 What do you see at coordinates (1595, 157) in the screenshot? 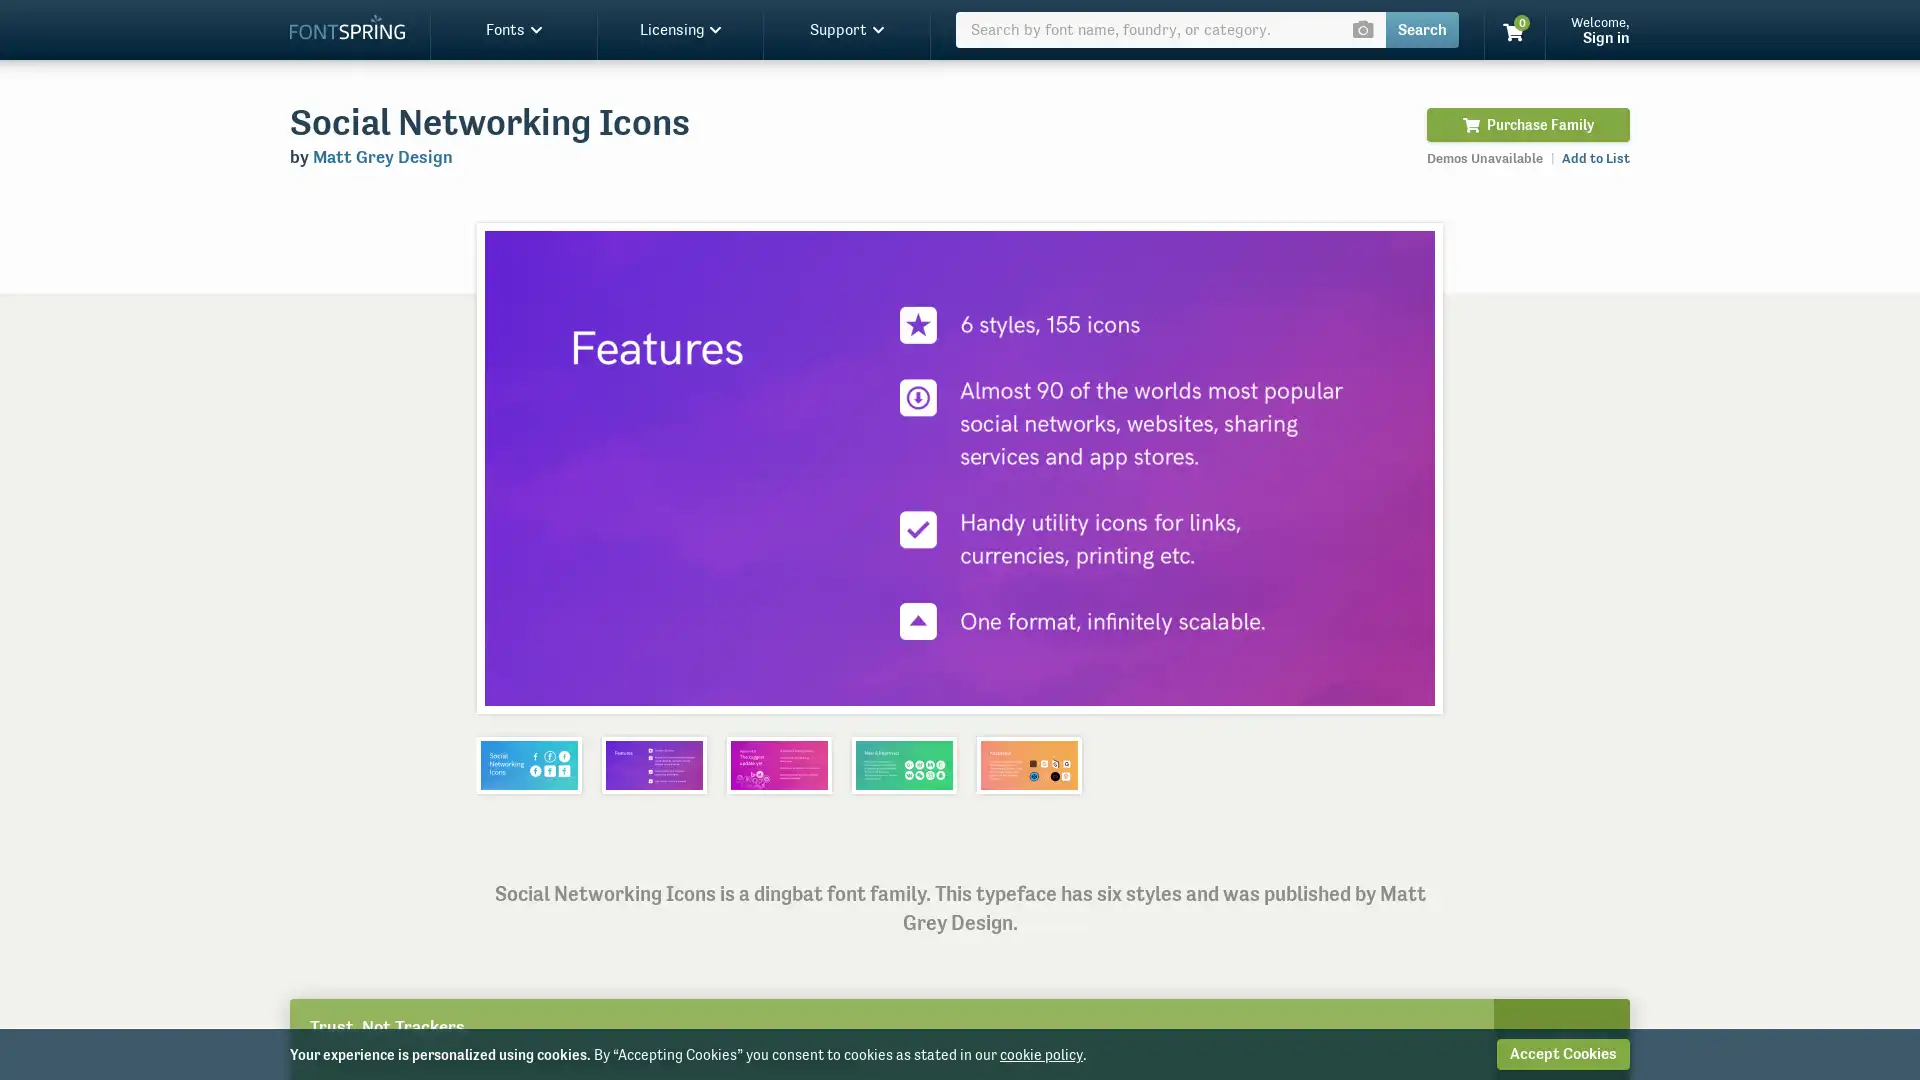
I see `Add to List` at bounding box center [1595, 157].